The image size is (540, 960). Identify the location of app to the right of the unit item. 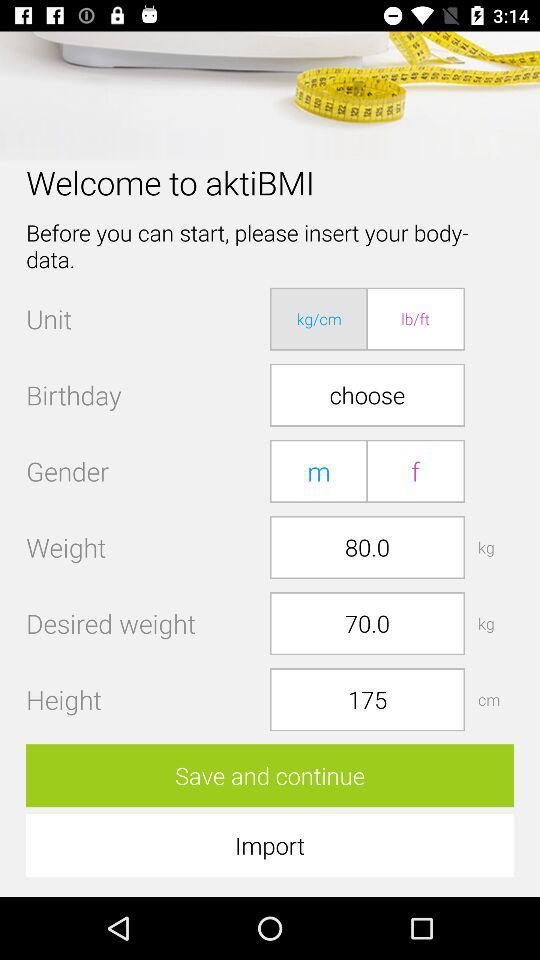
(319, 319).